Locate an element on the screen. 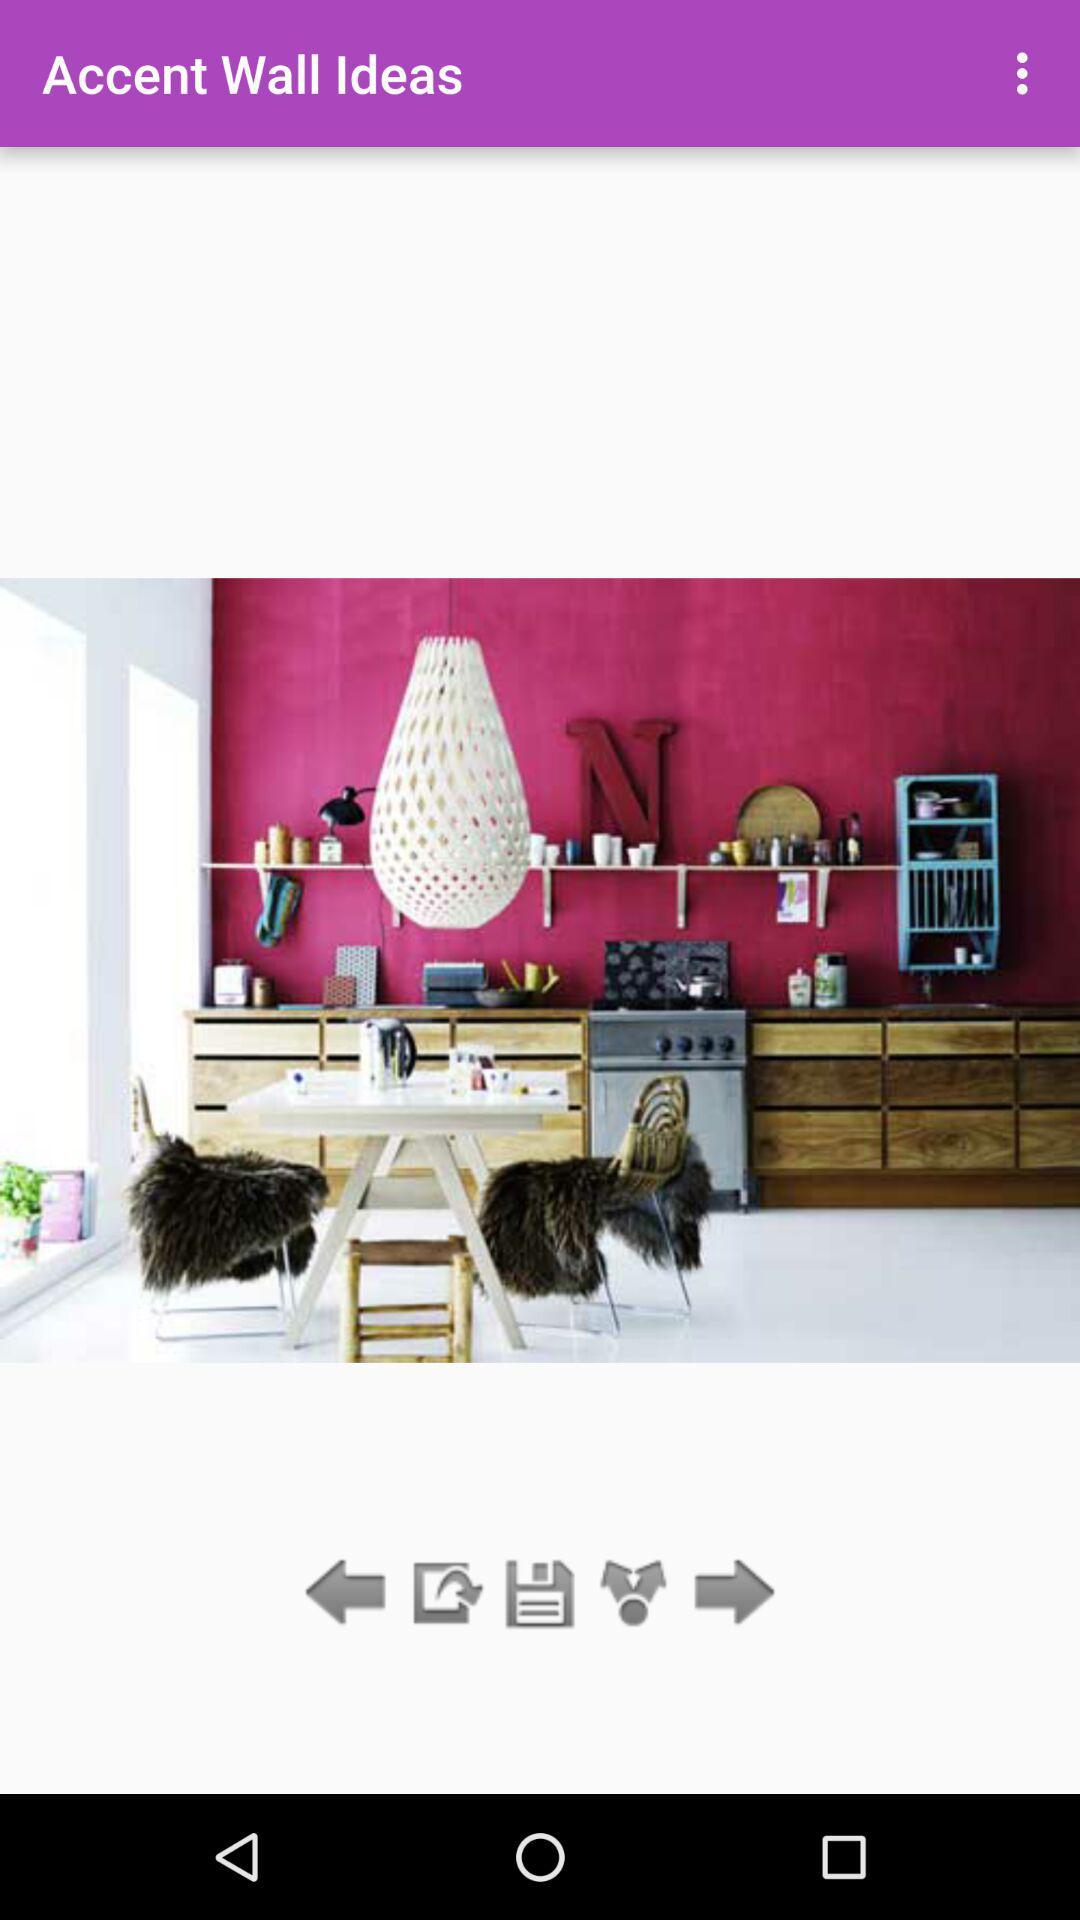  go back is located at coordinates (350, 1593).